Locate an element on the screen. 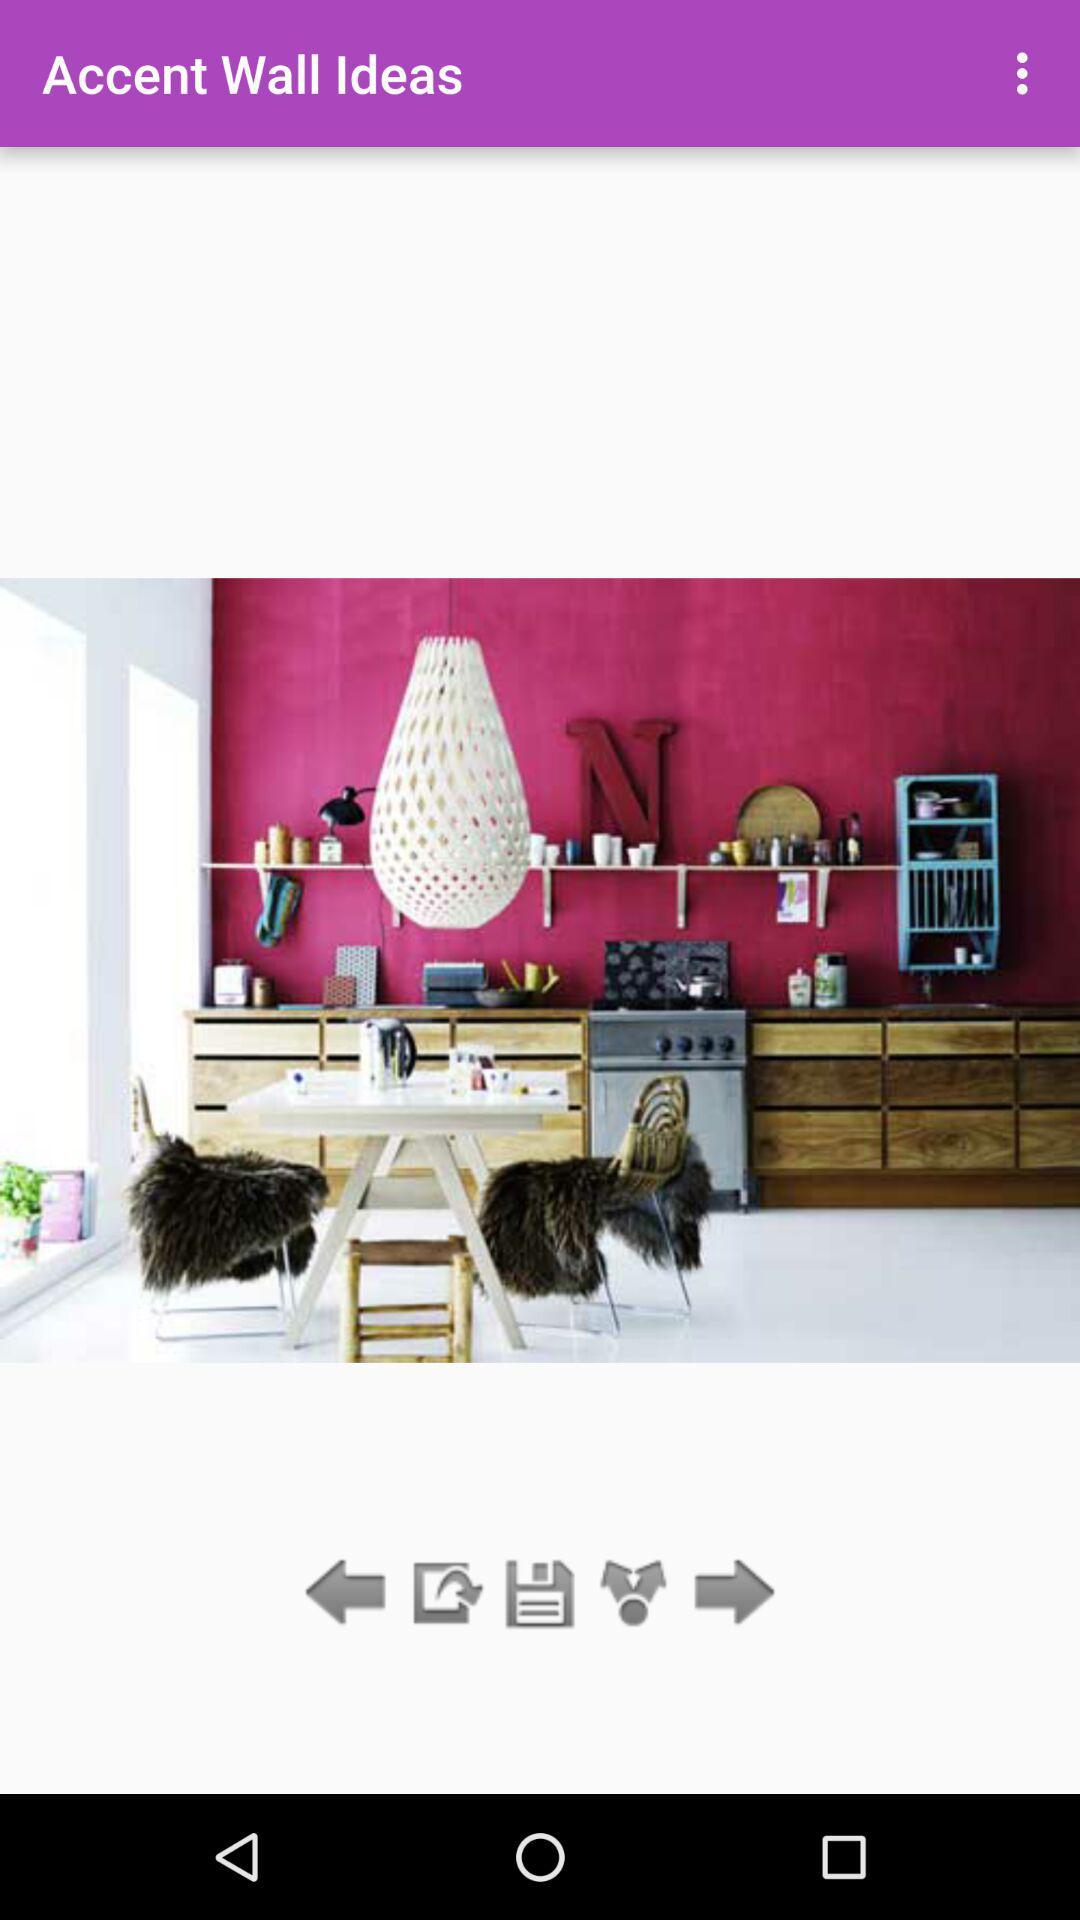  go back is located at coordinates (350, 1593).